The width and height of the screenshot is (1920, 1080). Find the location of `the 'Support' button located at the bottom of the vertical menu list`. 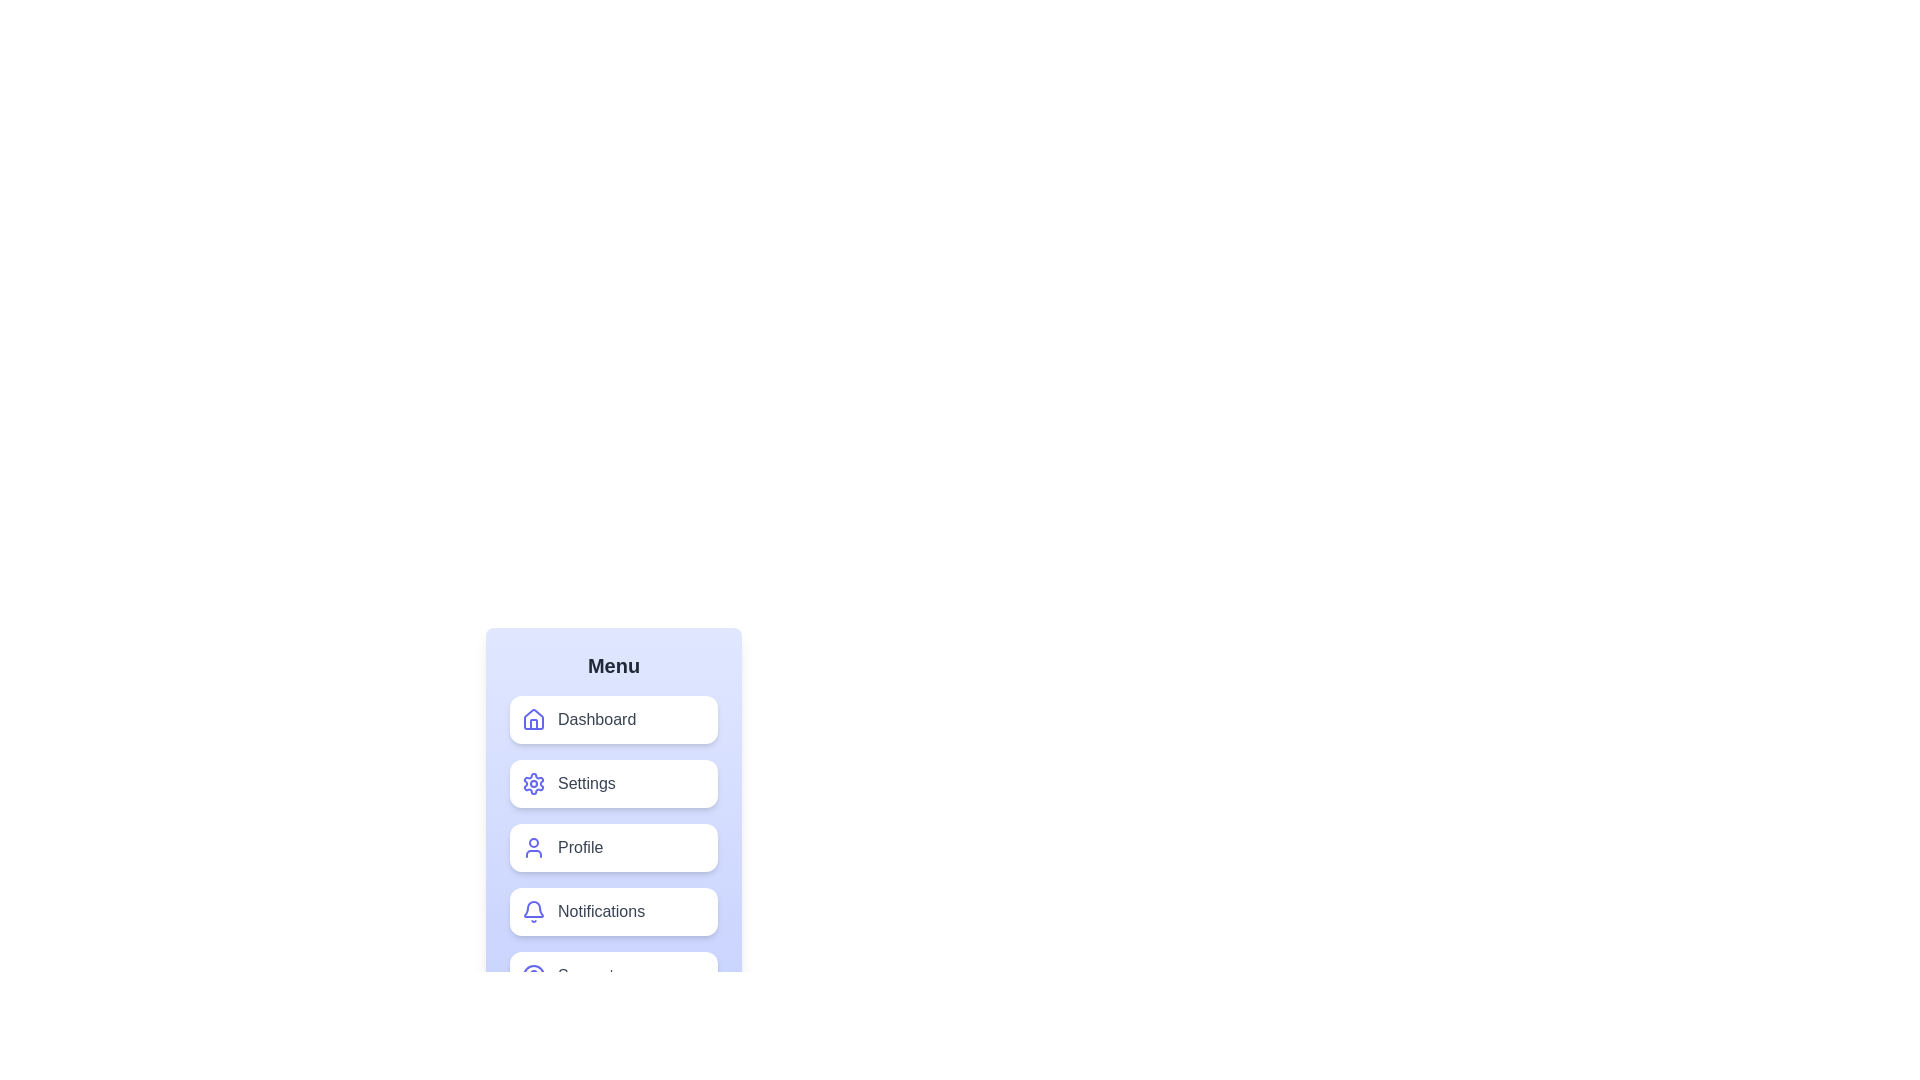

the 'Support' button located at the bottom of the vertical menu list is located at coordinates (613, 974).